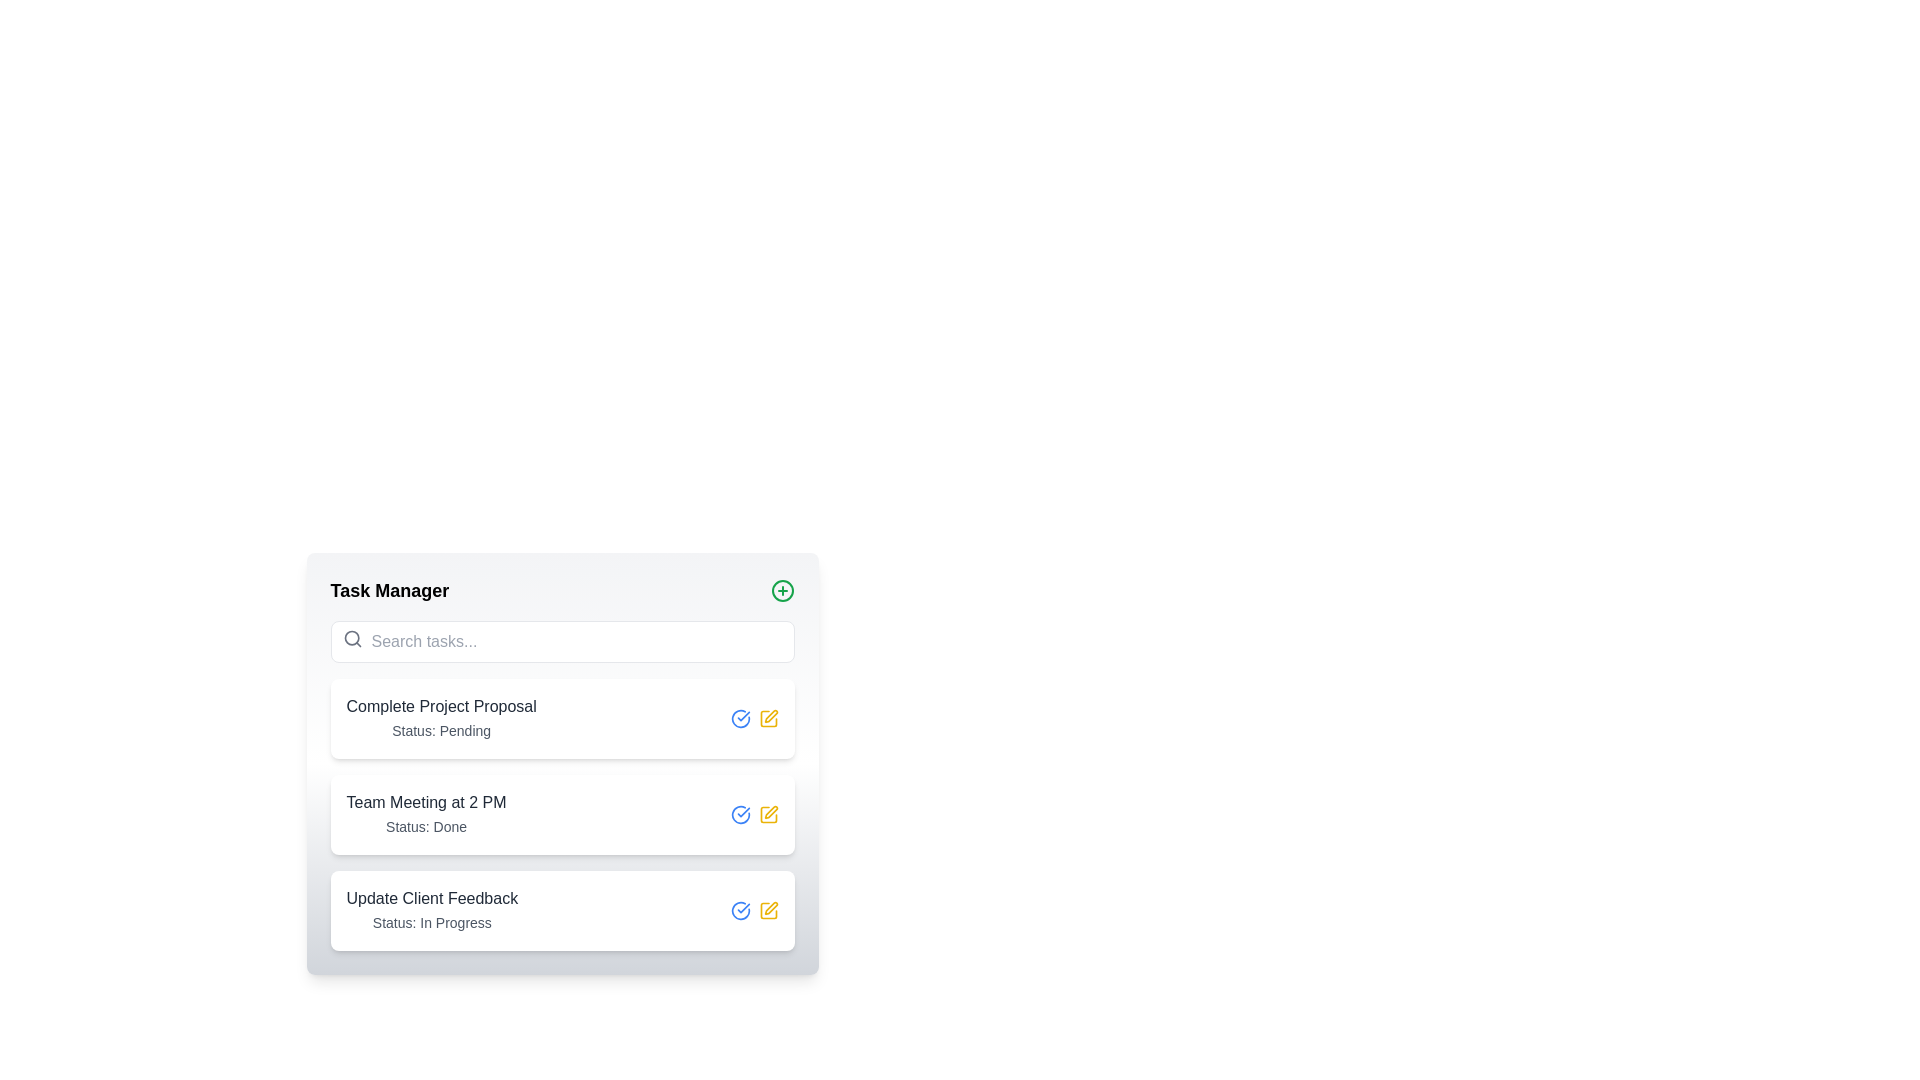 This screenshot has height=1080, width=1920. What do you see at coordinates (431, 910) in the screenshot?
I see `title 'Update Client Feedback' and the status 'Status: In Progress' from the text block, which is the third entry in the task list panel` at bounding box center [431, 910].